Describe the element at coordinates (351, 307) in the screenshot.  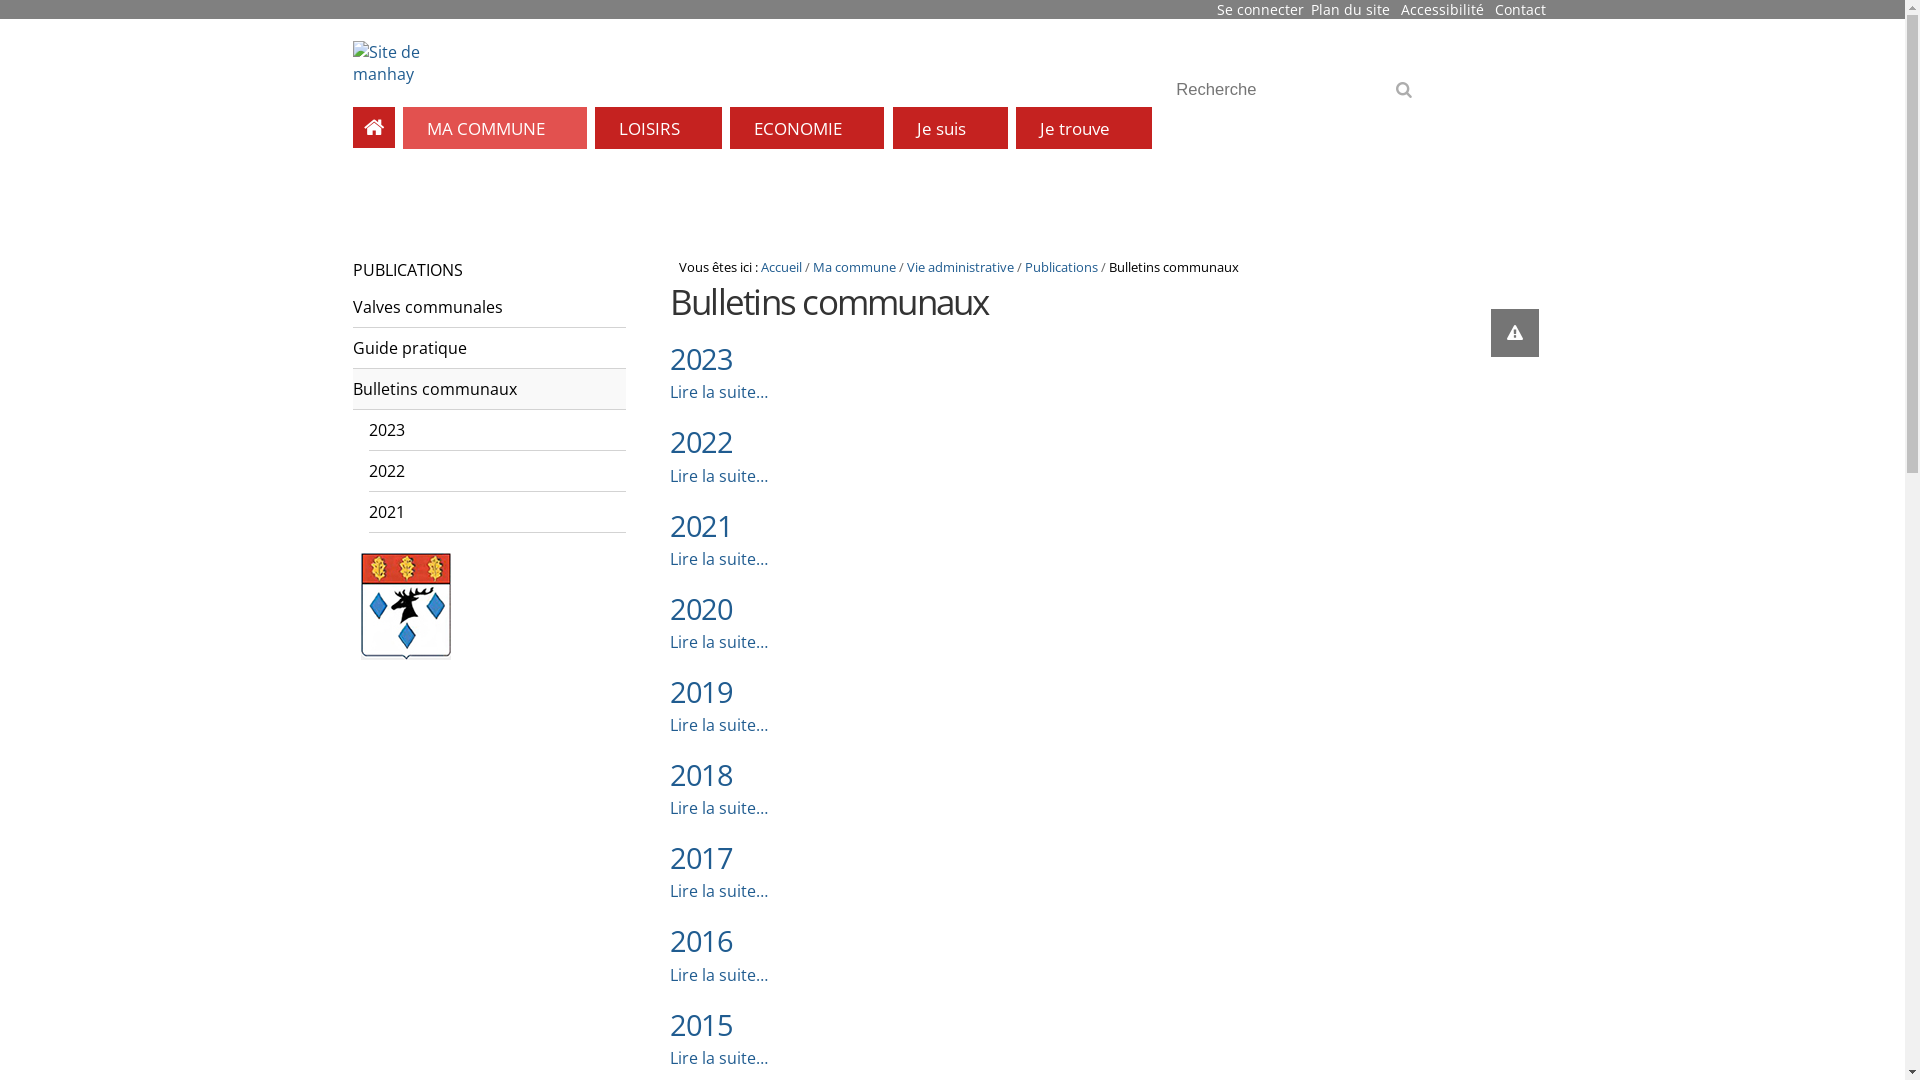
I see `'Valves communales'` at that location.